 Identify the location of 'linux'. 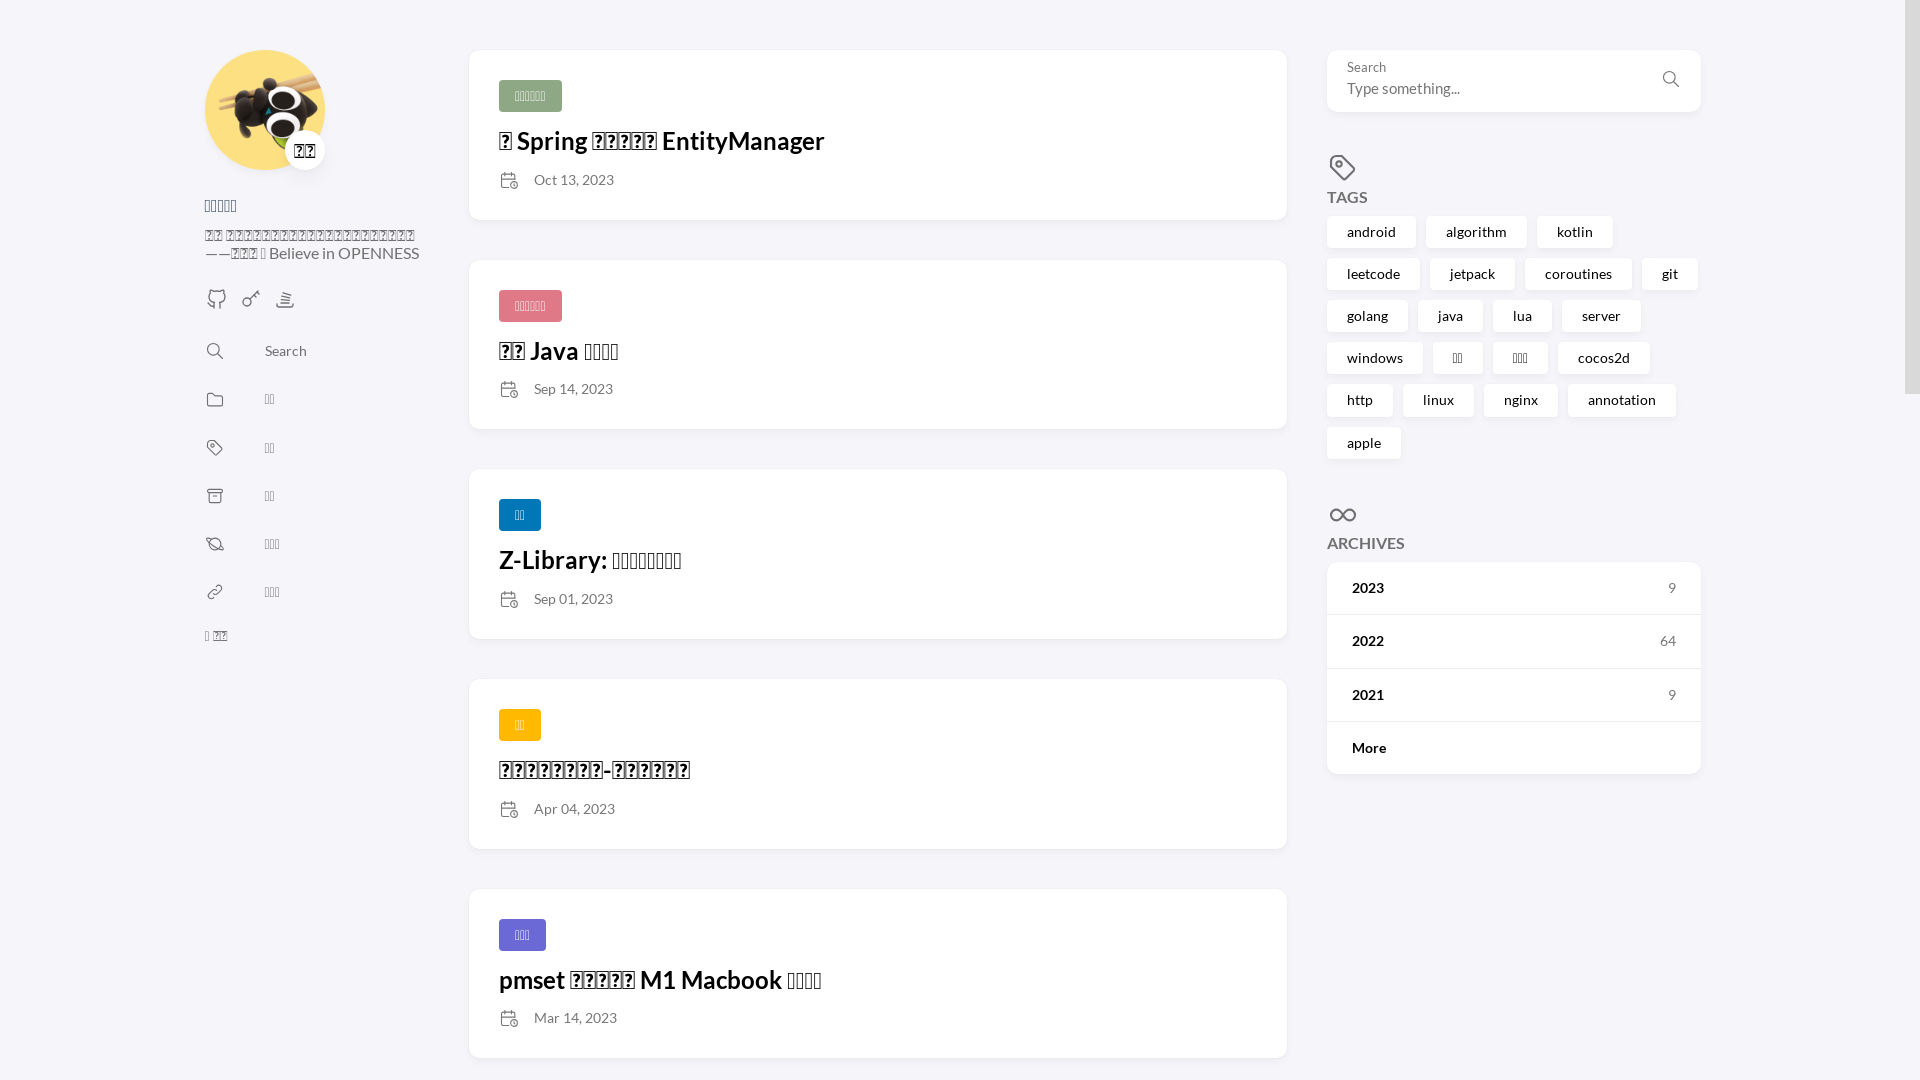
(1436, 400).